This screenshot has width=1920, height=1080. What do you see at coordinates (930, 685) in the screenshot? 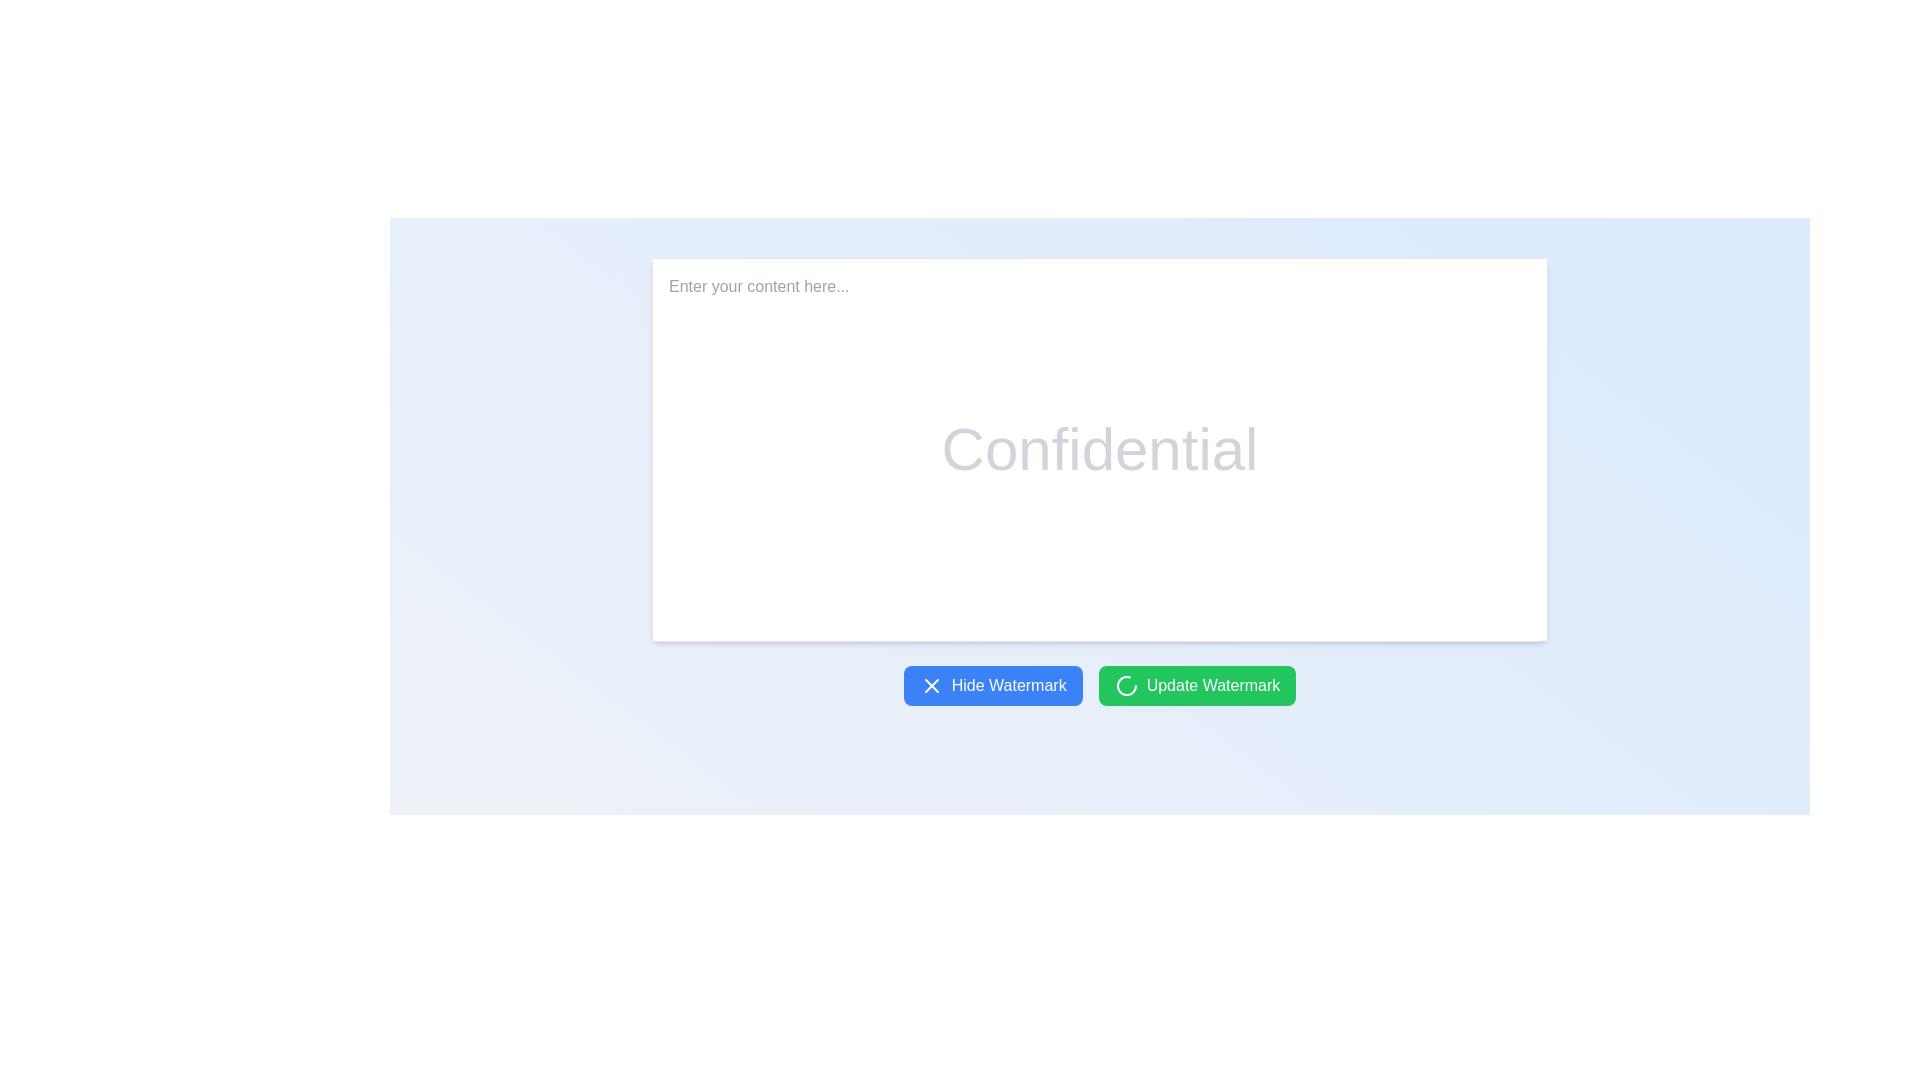
I see `the 'X' icon rendered as part of the SVG element with the 'lucide-x' class, located near the top-right corner of the modal interface` at bounding box center [930, 685].